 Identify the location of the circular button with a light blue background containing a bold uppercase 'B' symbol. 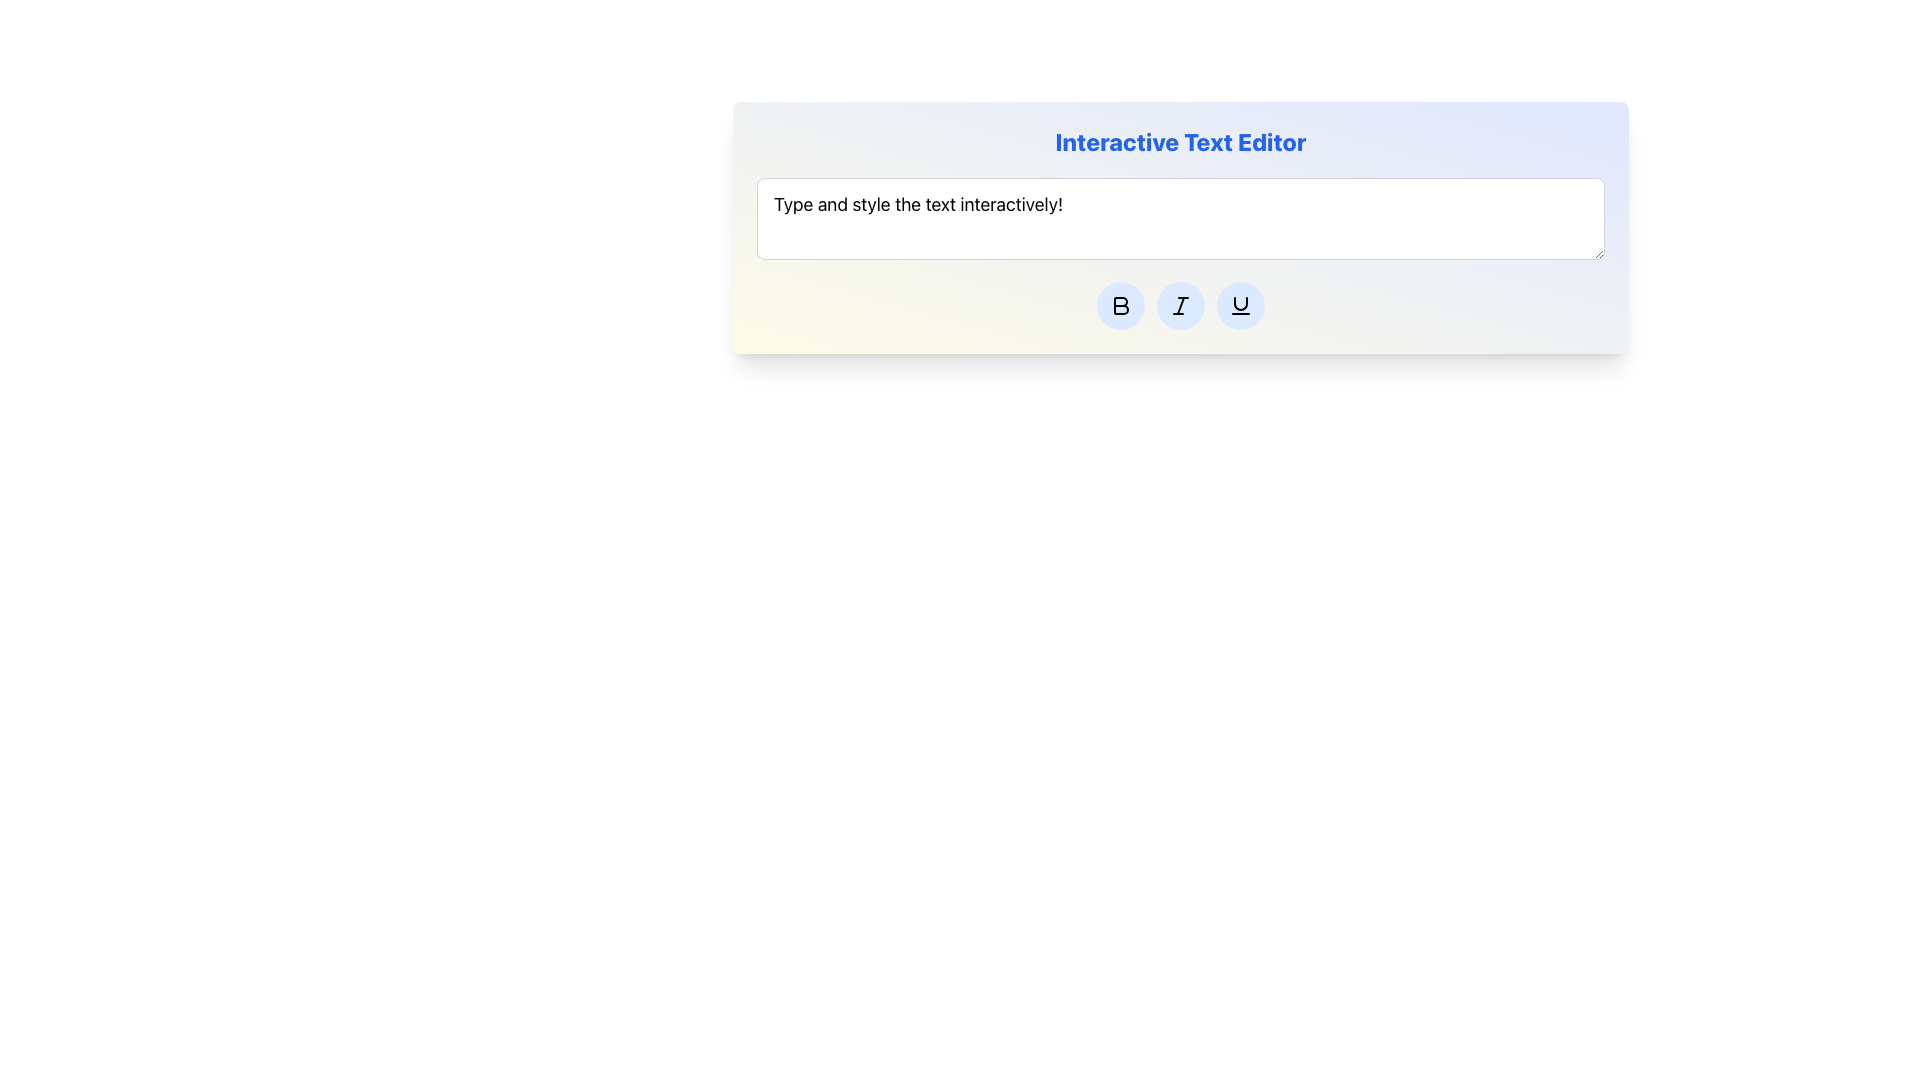
(1121, 305).